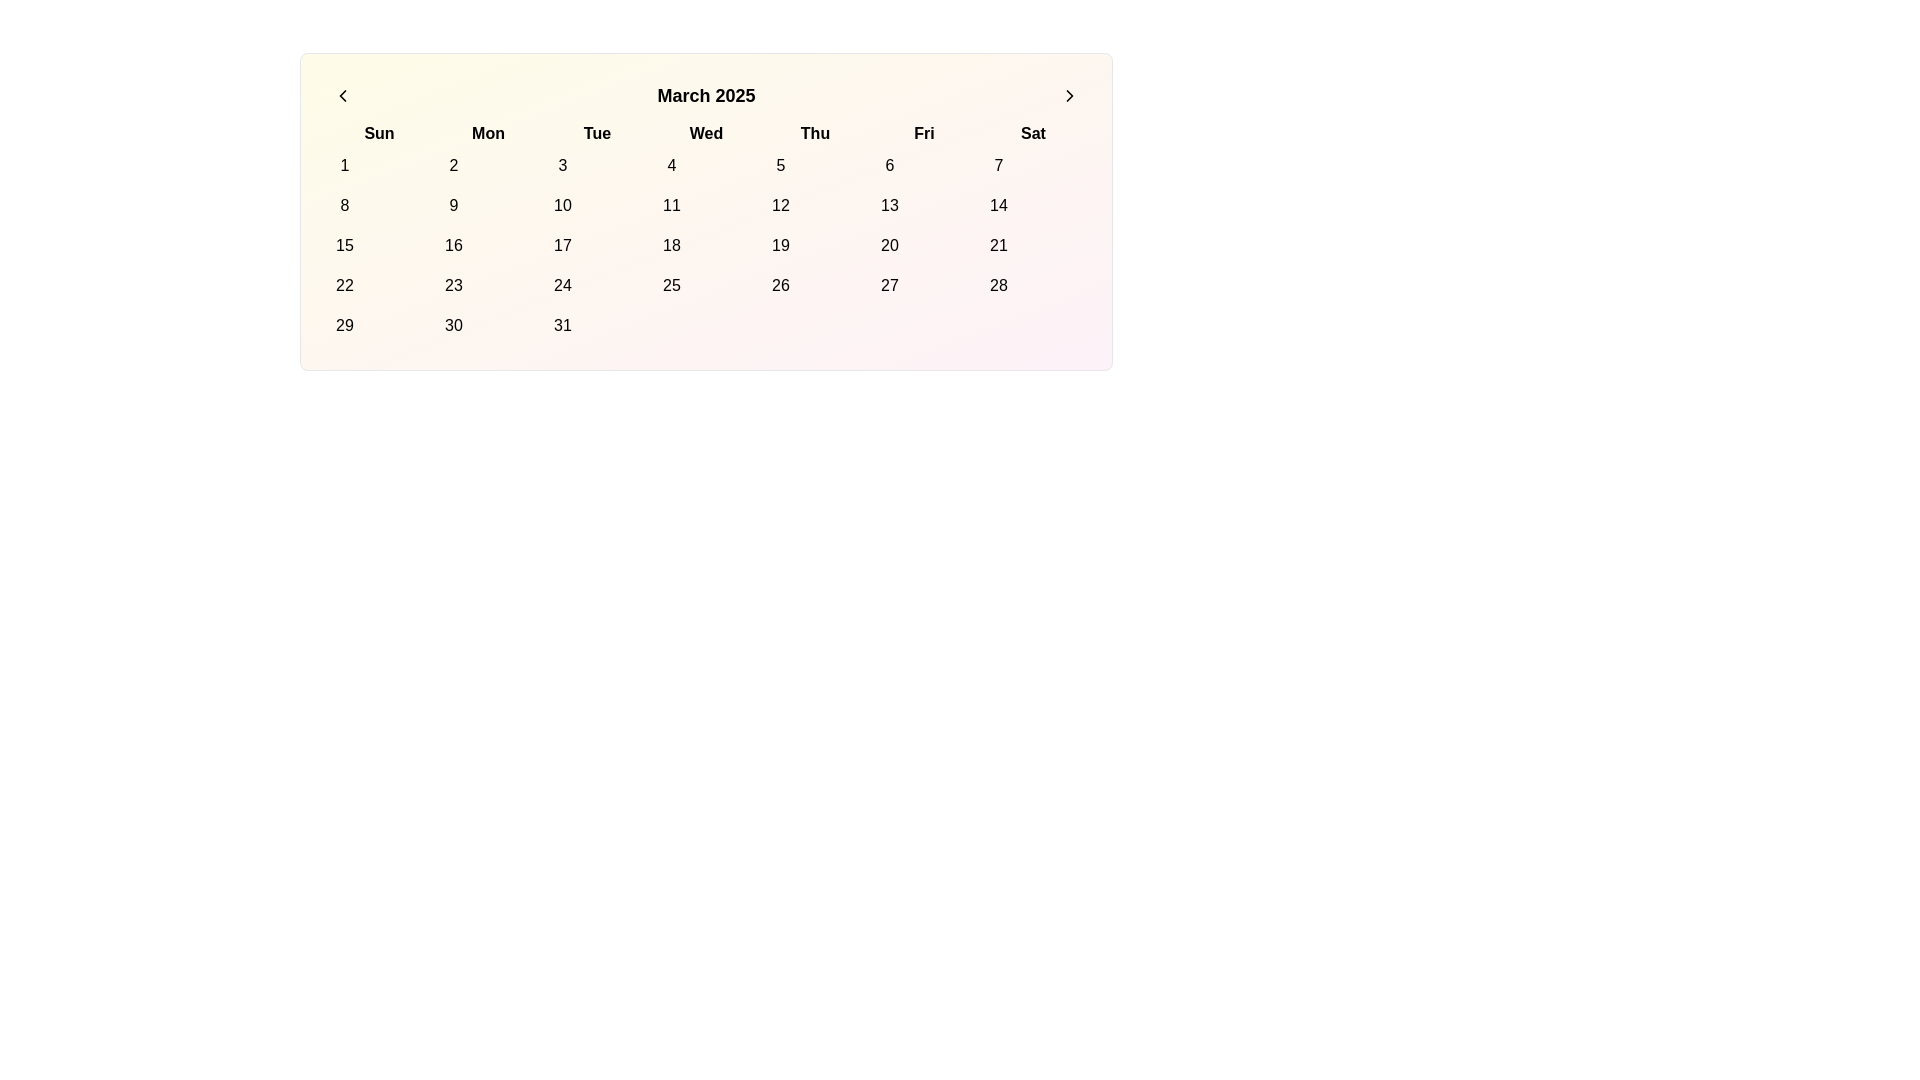  I want to click on the button for selecting the 10th day in the displayed month of the calendar, located under the 'Tue' header in the second row of the calendar grid, so click(561, 205).